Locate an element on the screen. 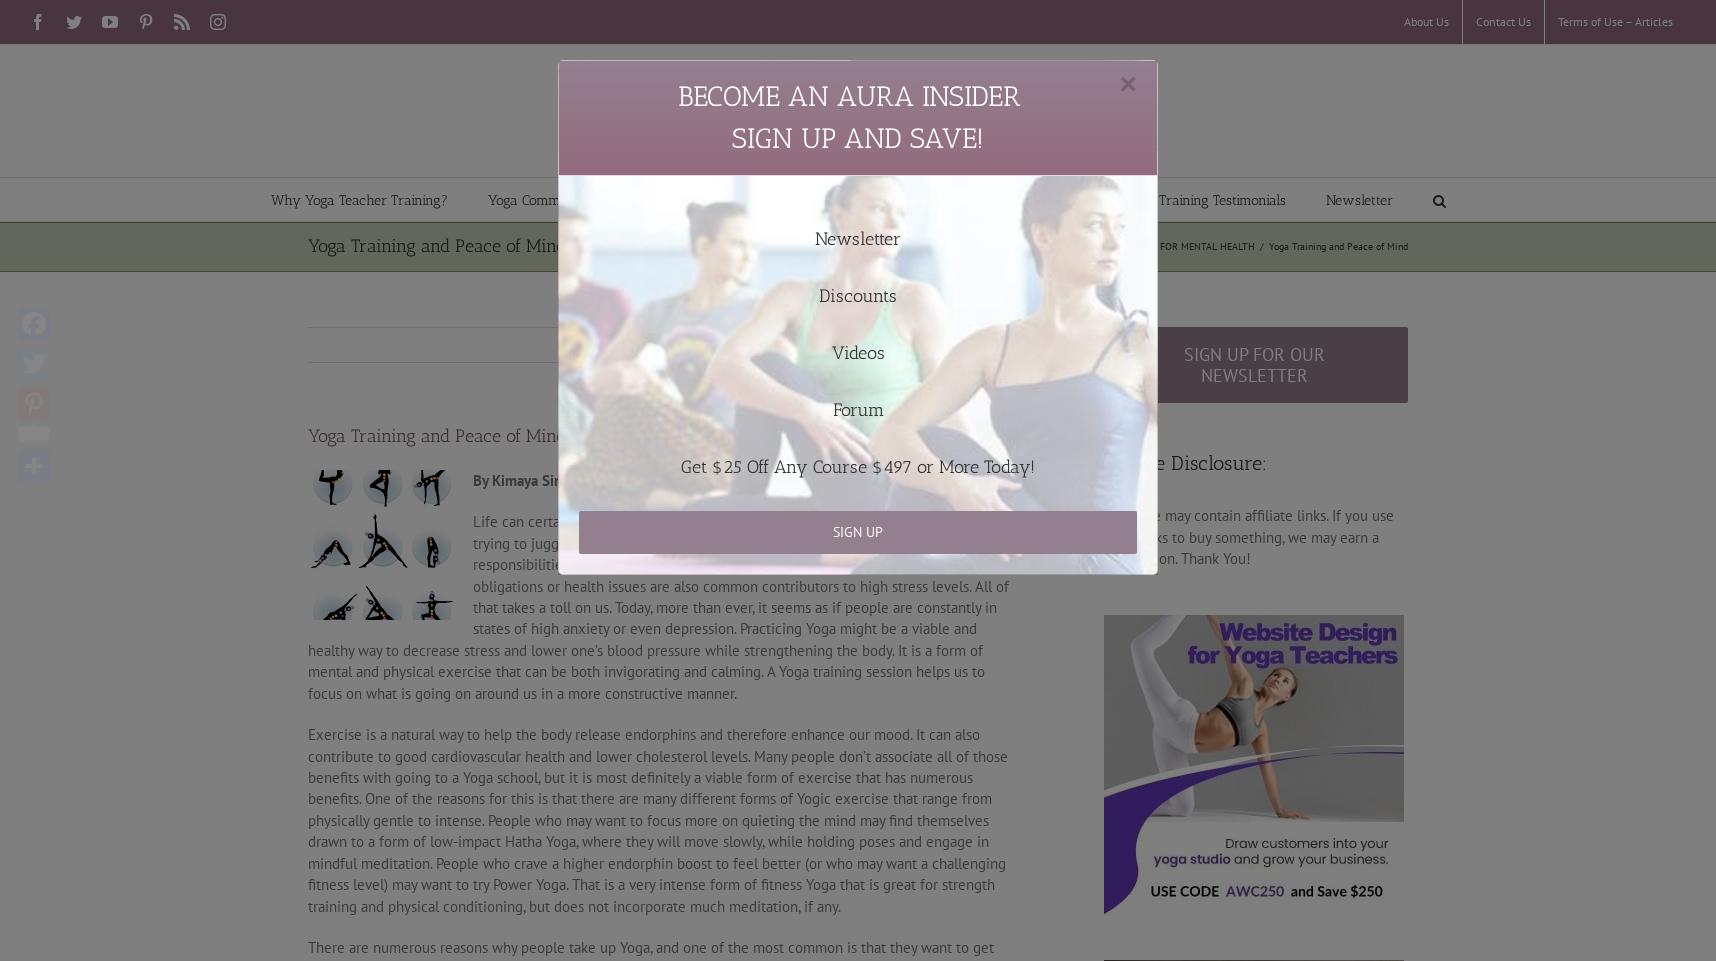 Image resolution: width=1716 pixels, height=961 pixels. 'Onsite Yoga Teacher Training' is located at coordinates (728, 507).